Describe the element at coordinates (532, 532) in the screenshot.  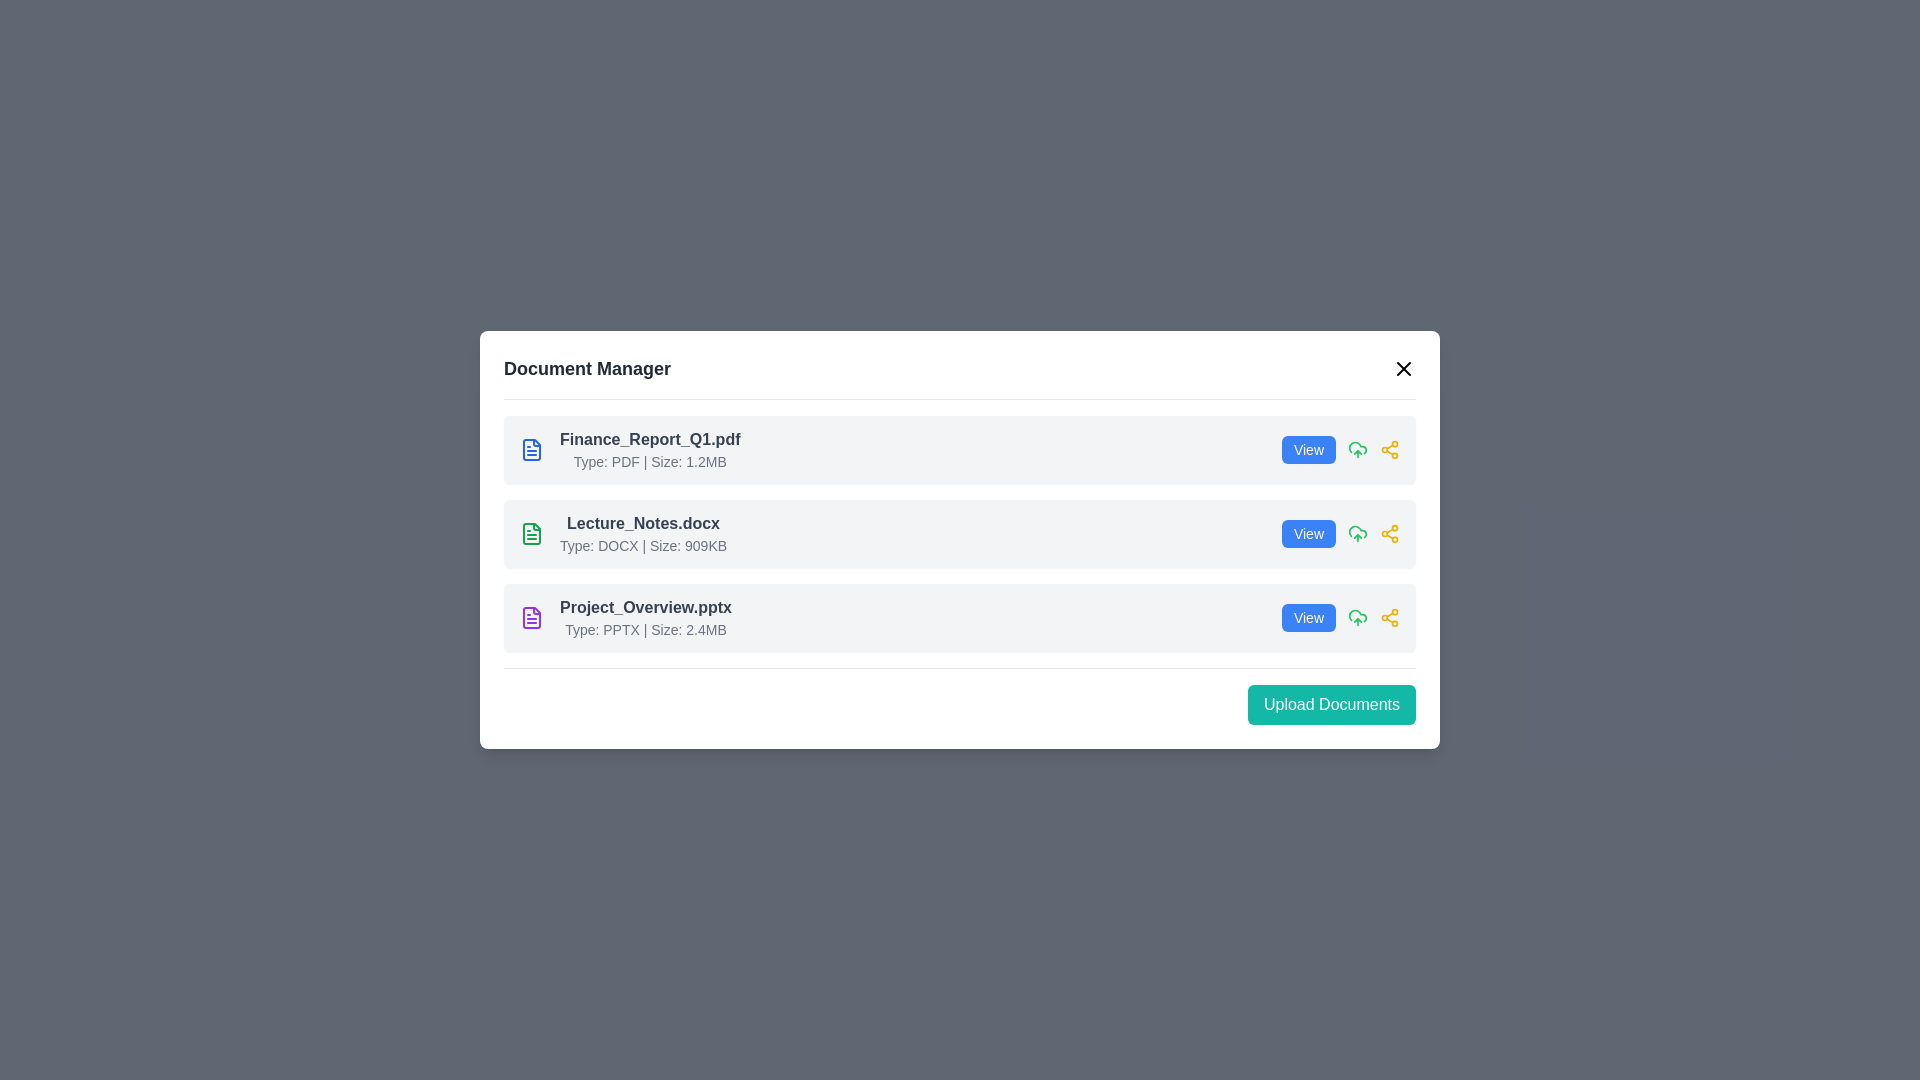
I see `the document icon representing 'Finance_Report_Q1.pdf' in the first row of the document list` at that location.